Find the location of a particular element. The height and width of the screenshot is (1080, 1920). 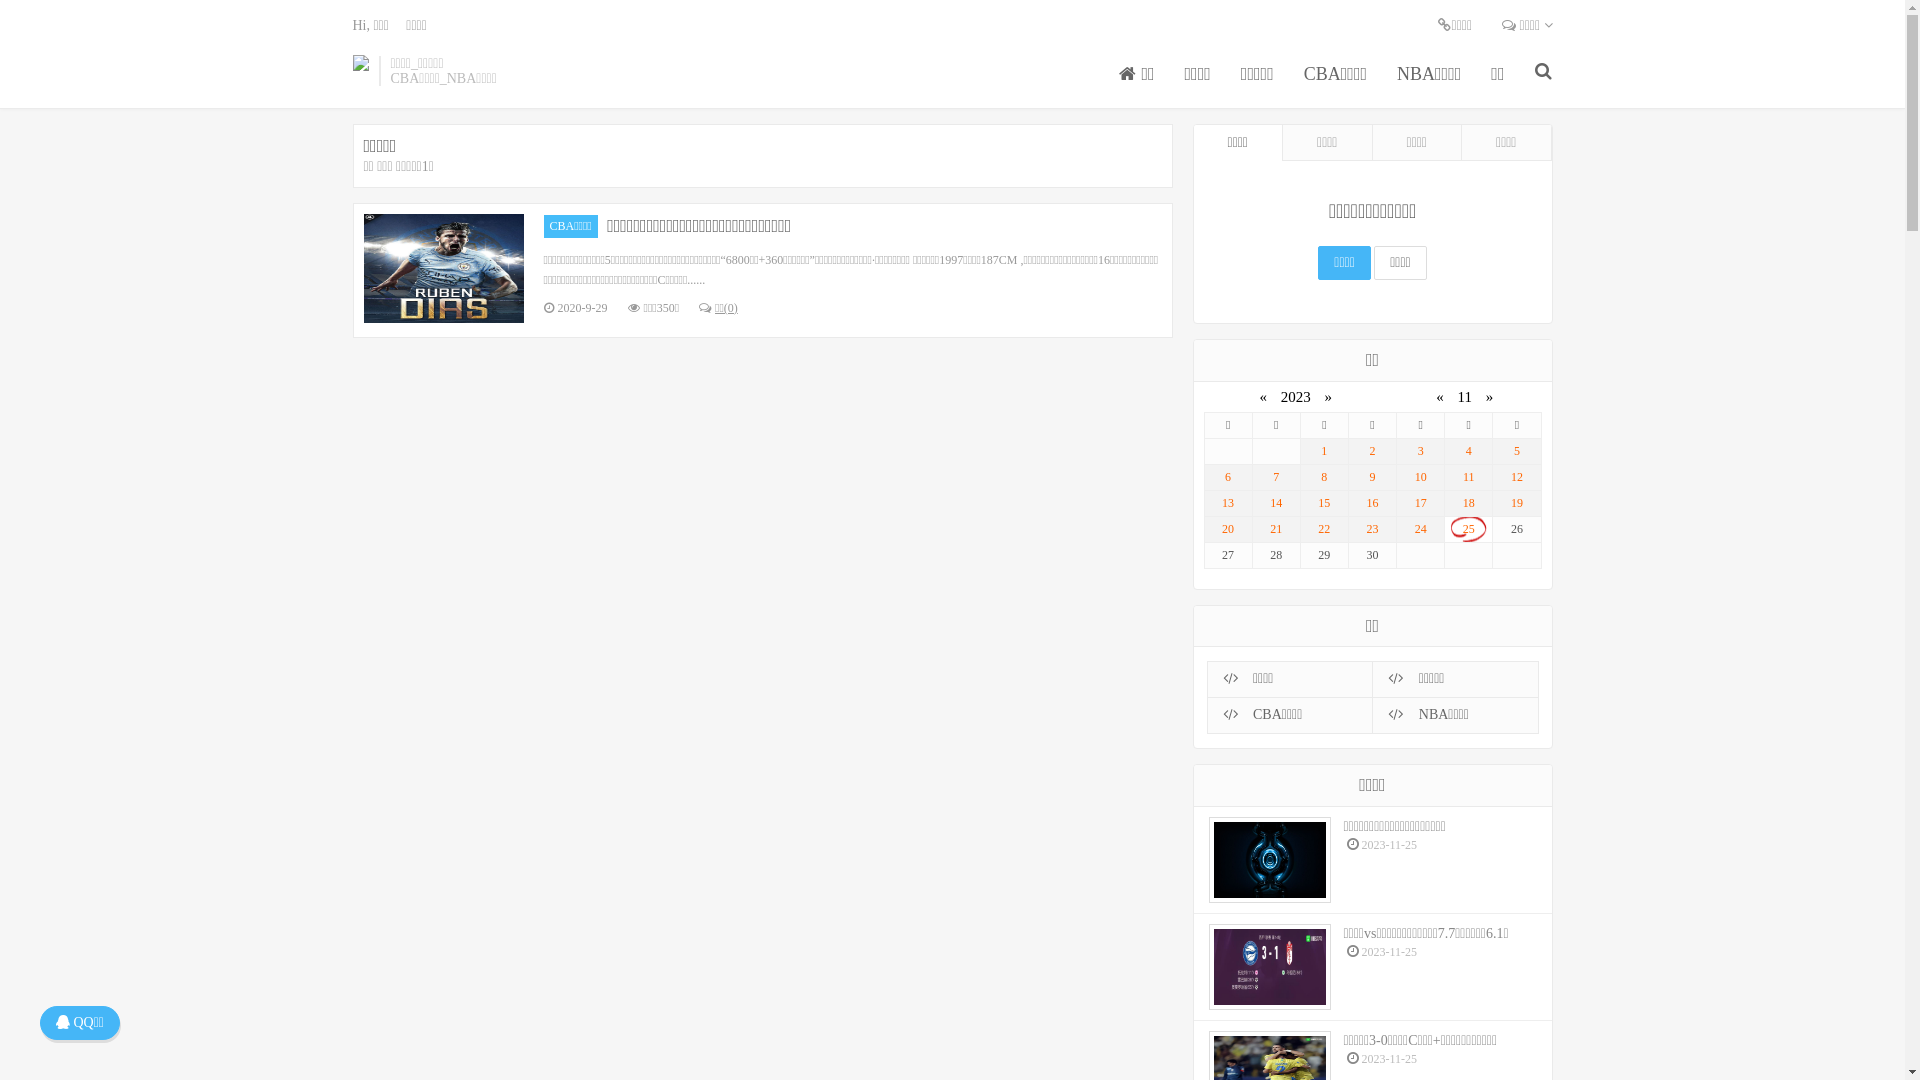

'10' is located at coordinates (1419, 477).